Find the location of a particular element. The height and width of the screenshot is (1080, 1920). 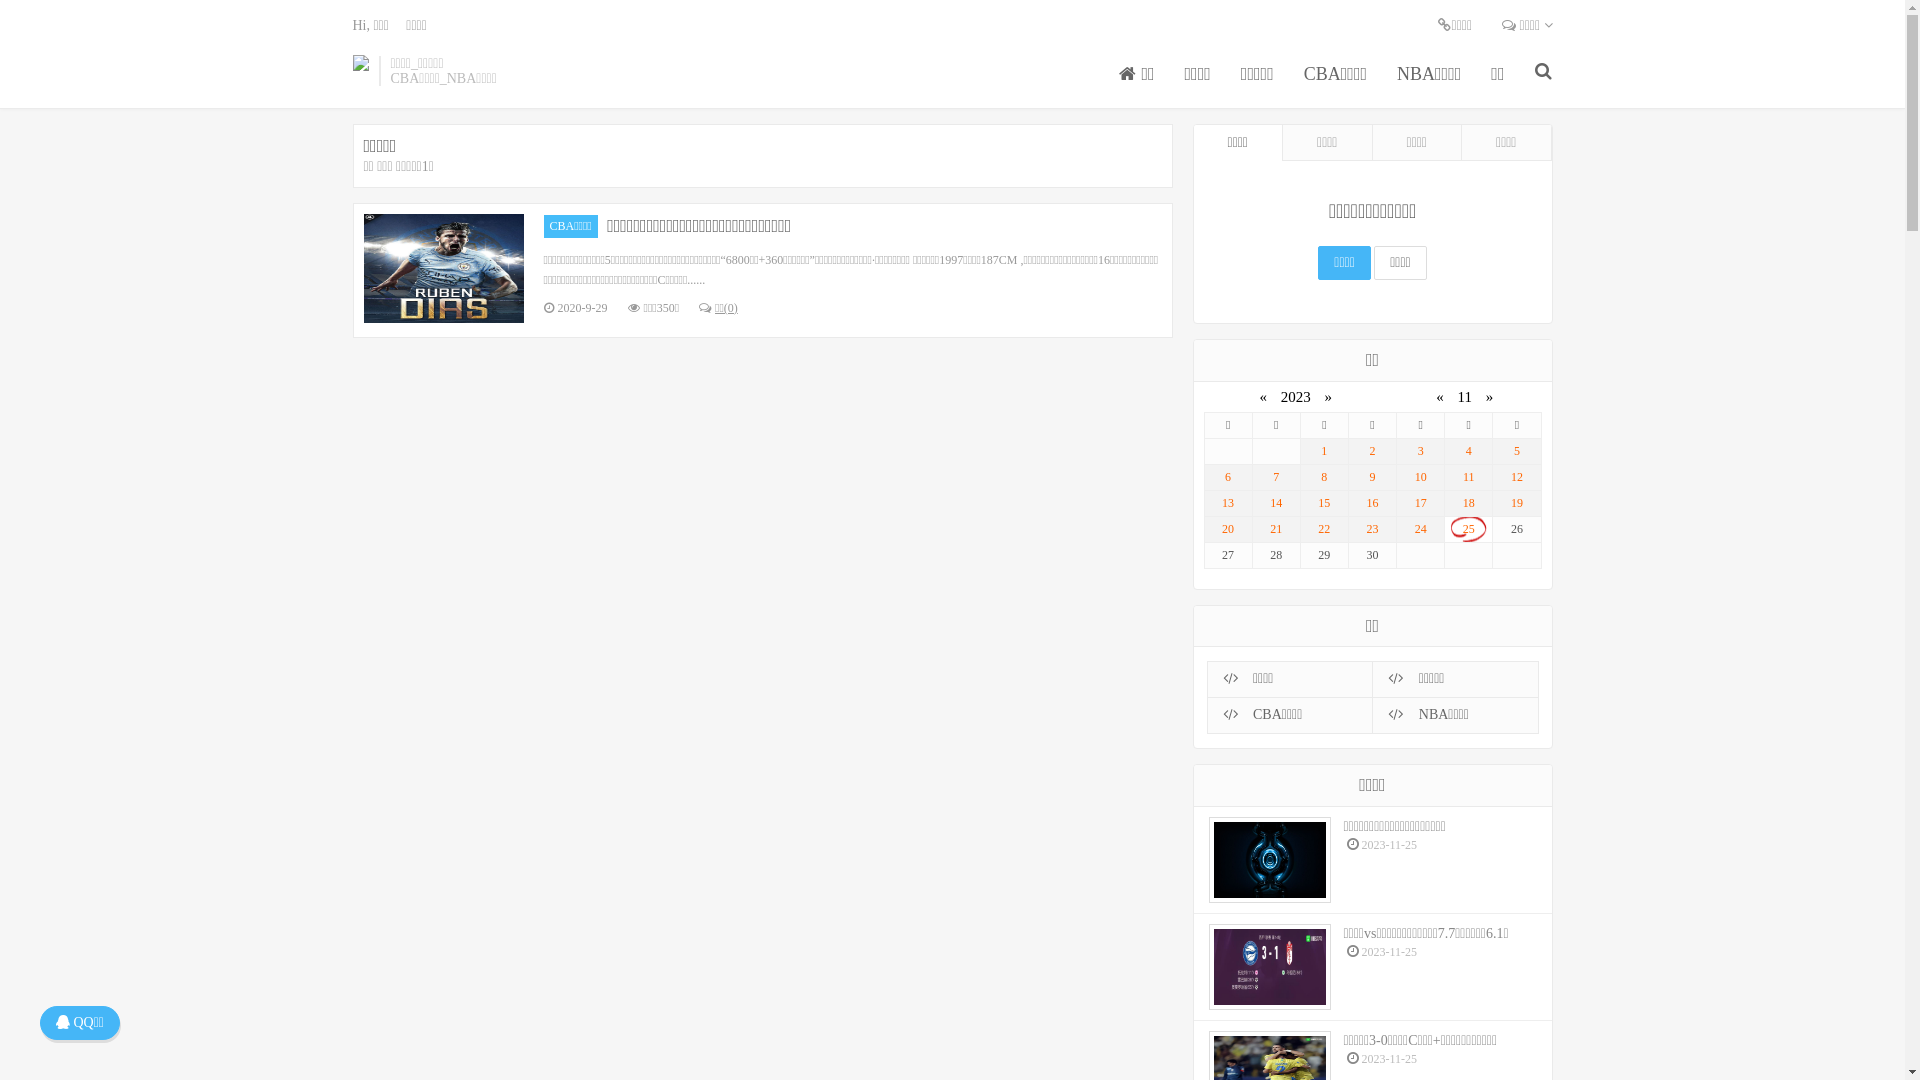

'10' is located at coordinates (1419, 477).